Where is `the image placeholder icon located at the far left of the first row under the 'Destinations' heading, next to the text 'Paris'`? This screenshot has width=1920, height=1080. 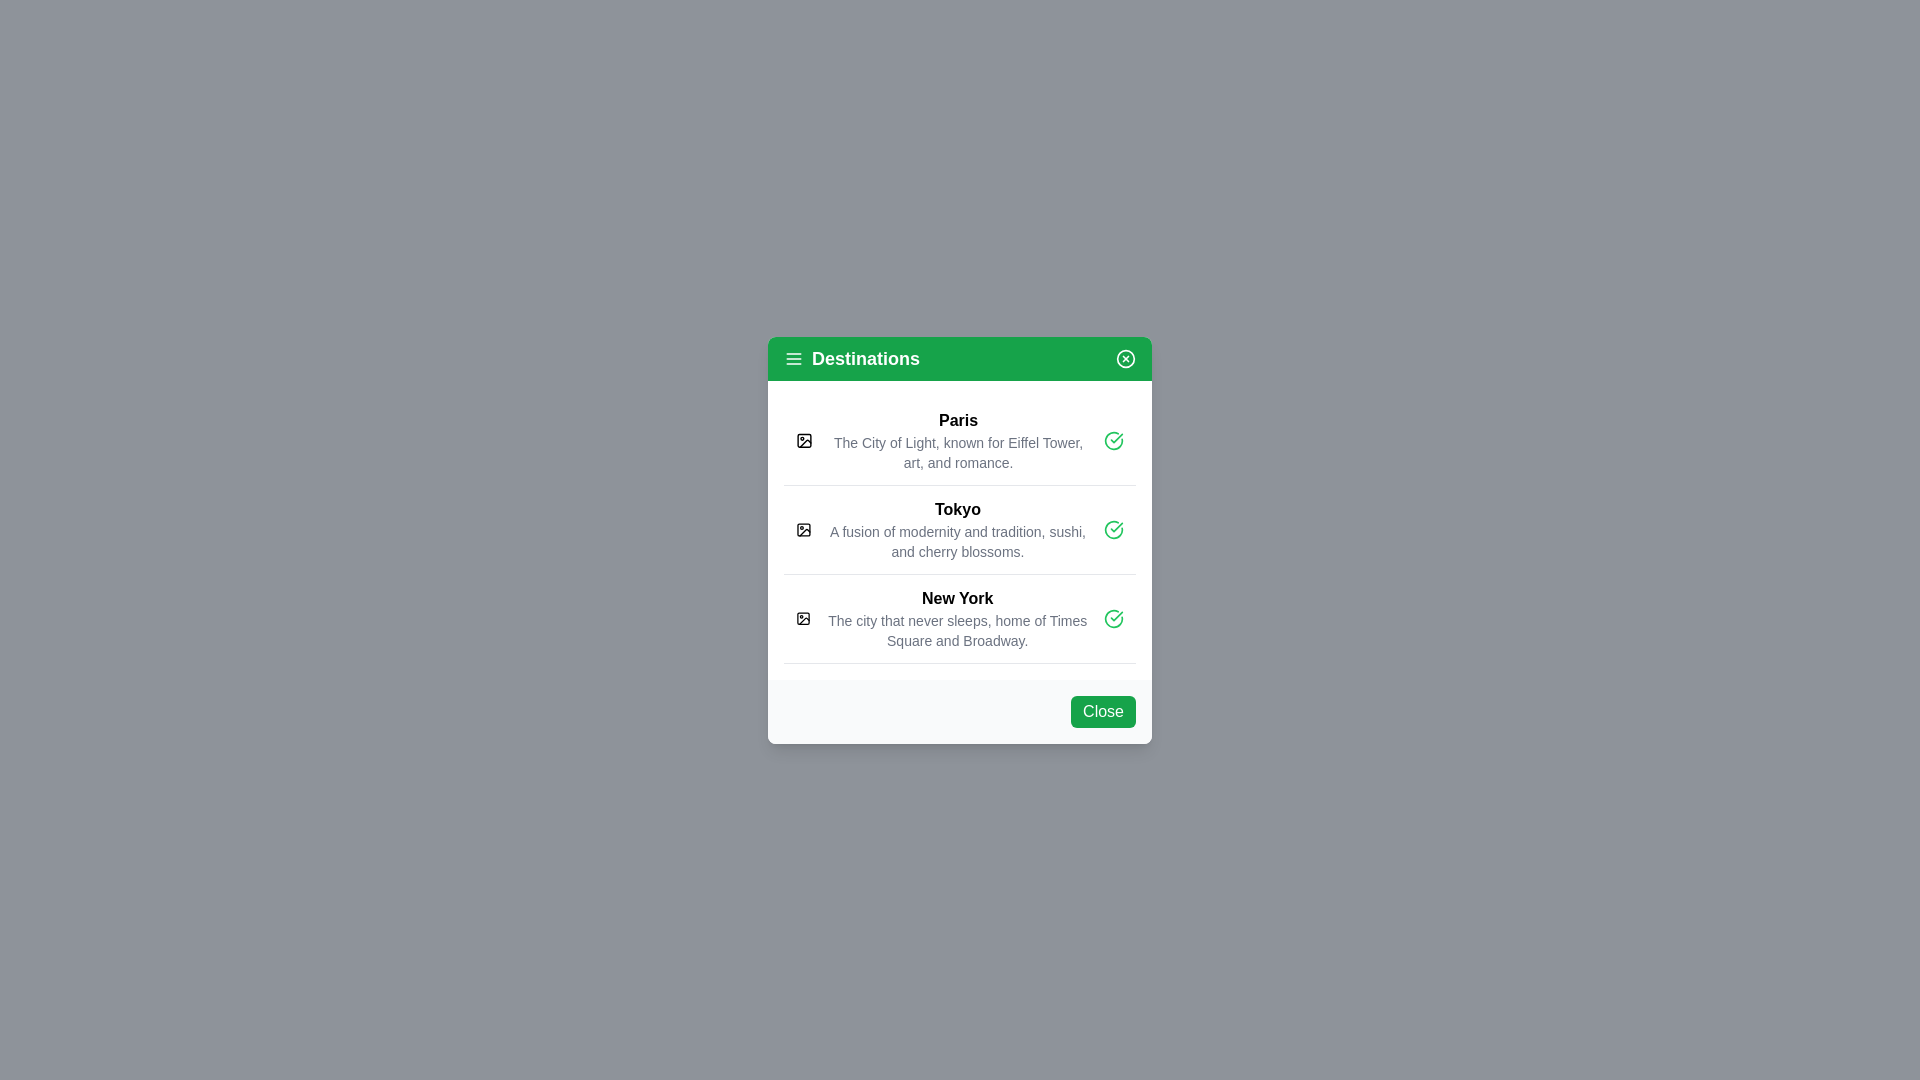
the image placeholder icon located at the far left of the first row under the 'Destinations' heading, next to the text 'Paris' is located at coordinates (804, 439).